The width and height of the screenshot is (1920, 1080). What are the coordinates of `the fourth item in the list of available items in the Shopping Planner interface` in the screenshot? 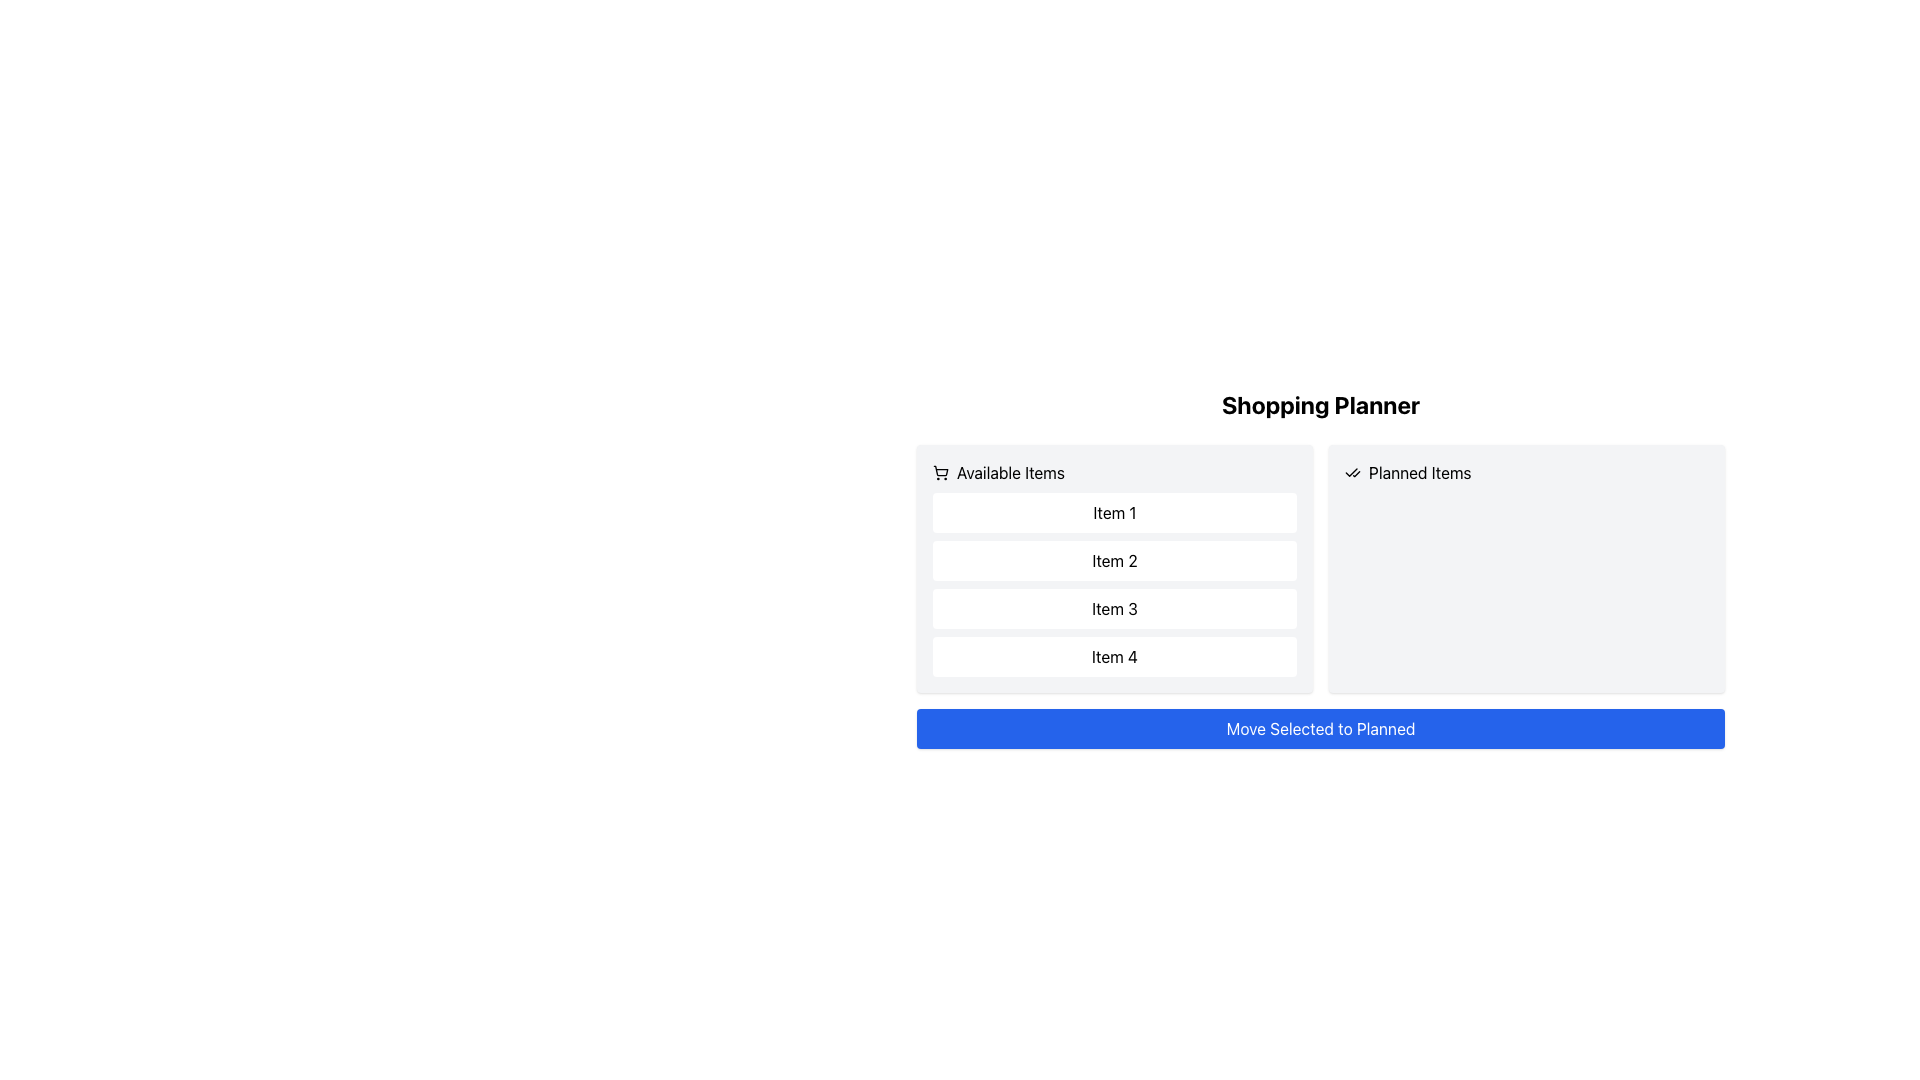 It's located at (1113, 656).